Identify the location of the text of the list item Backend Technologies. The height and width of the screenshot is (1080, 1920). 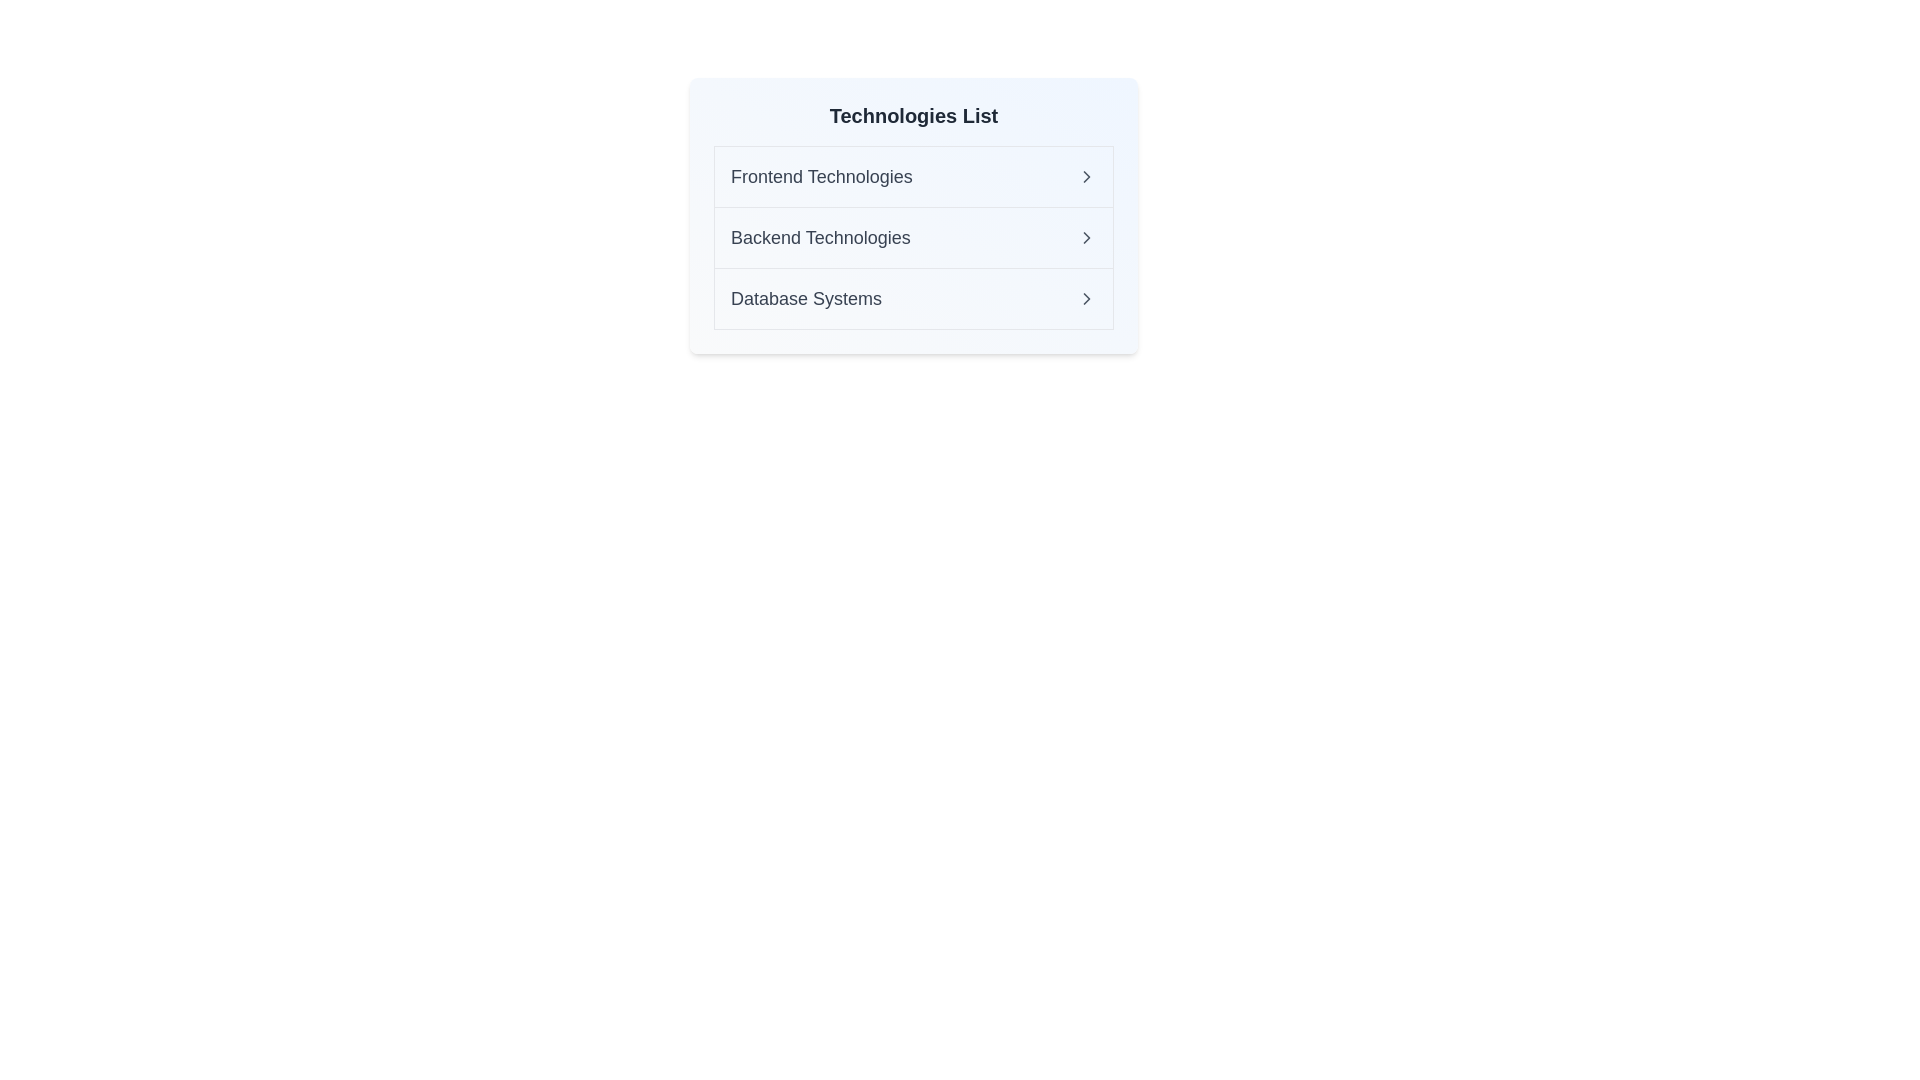
(820, 237).